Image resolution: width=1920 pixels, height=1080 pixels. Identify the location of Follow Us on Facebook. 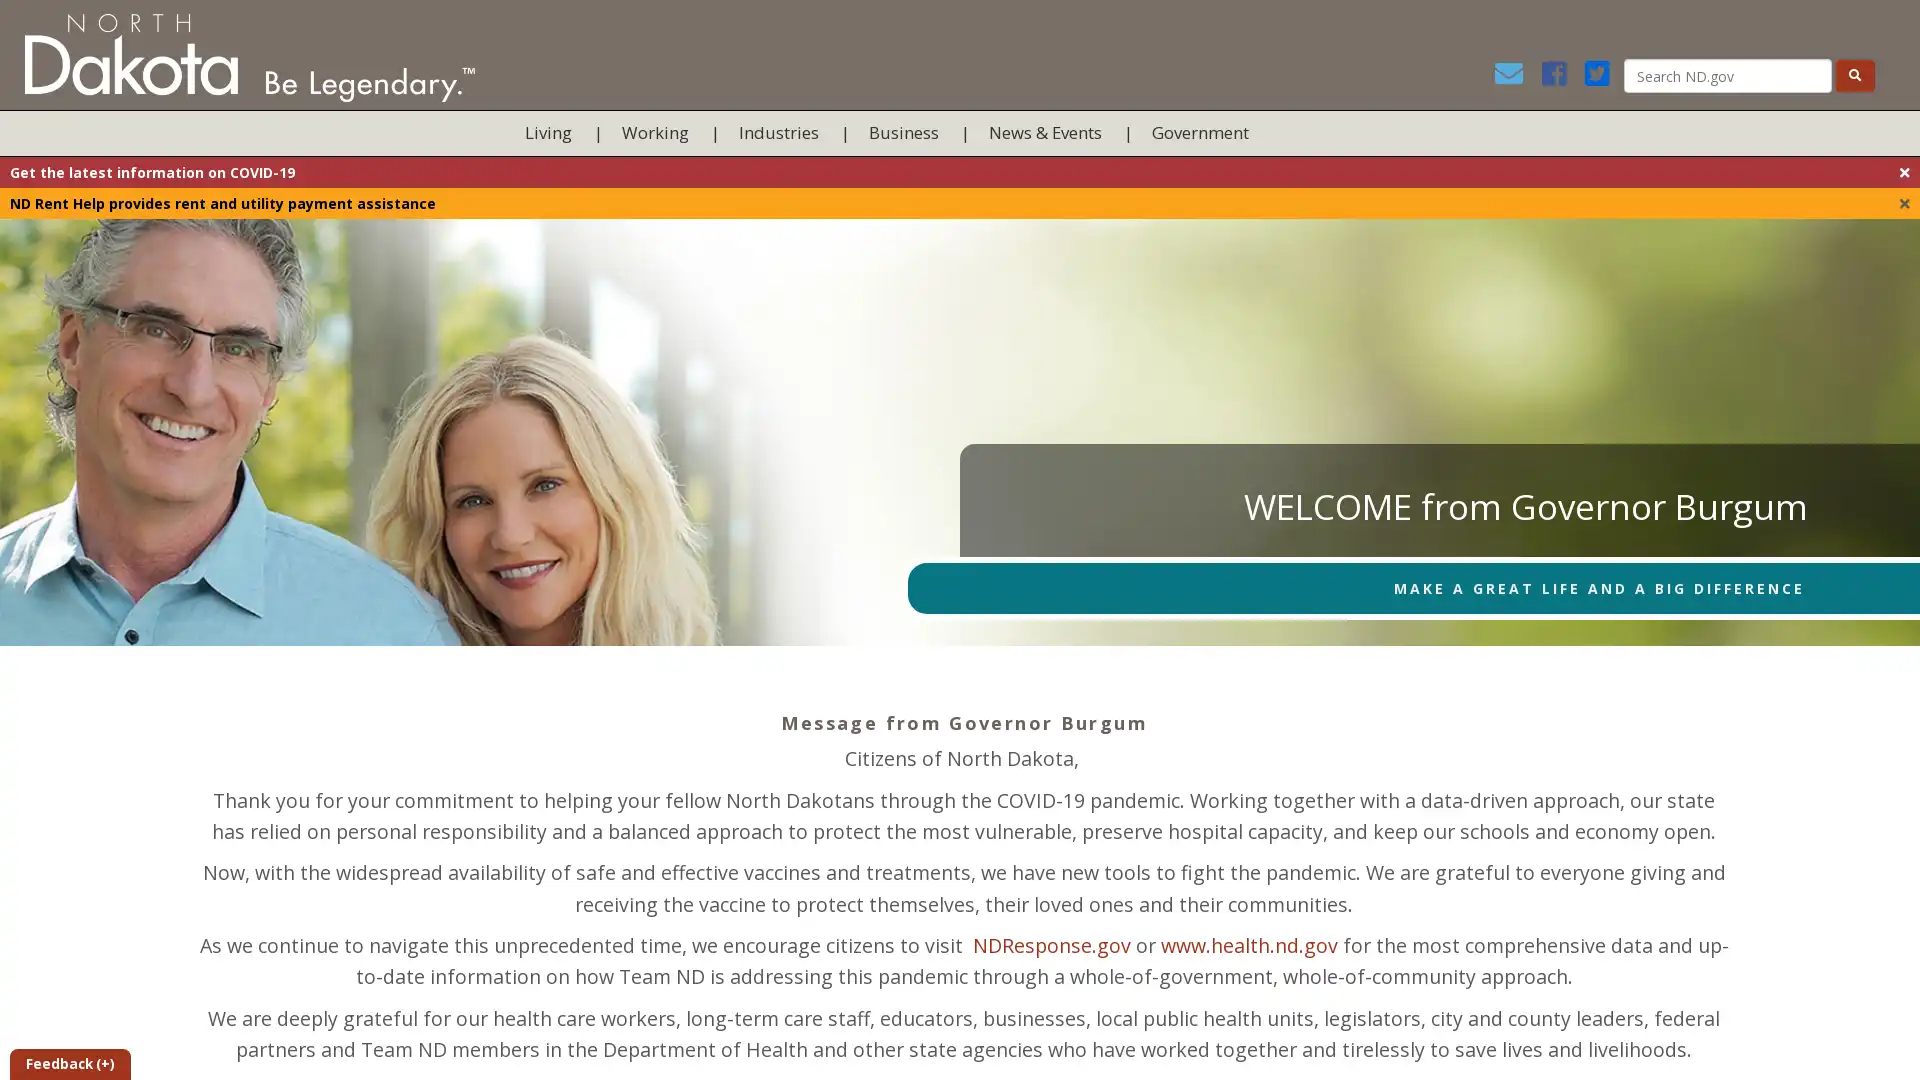
(1559, 77).